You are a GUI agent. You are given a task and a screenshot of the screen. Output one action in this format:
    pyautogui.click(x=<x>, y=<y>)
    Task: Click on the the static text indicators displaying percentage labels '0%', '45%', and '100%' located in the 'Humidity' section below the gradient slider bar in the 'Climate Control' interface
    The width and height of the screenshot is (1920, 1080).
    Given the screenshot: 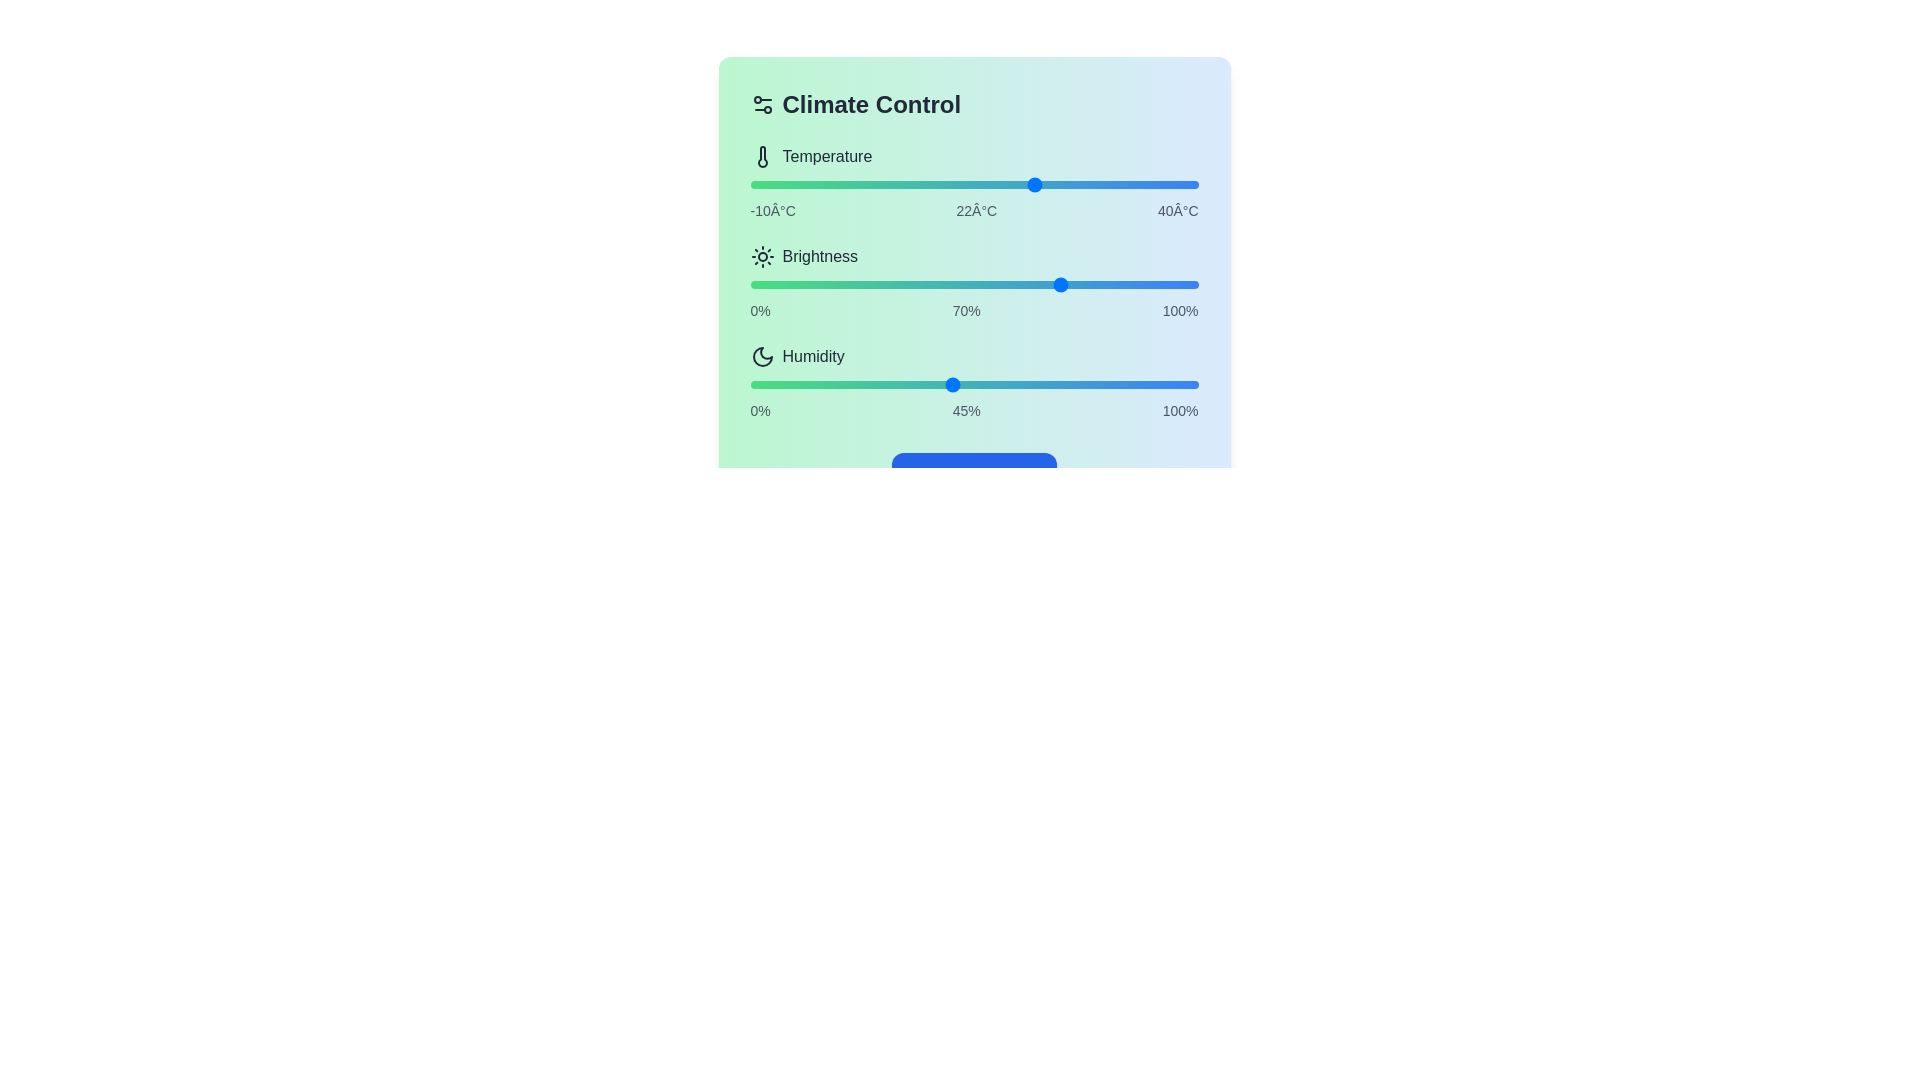 What is the action you would take?
    pyautogui.click(x=974, y=410)
    